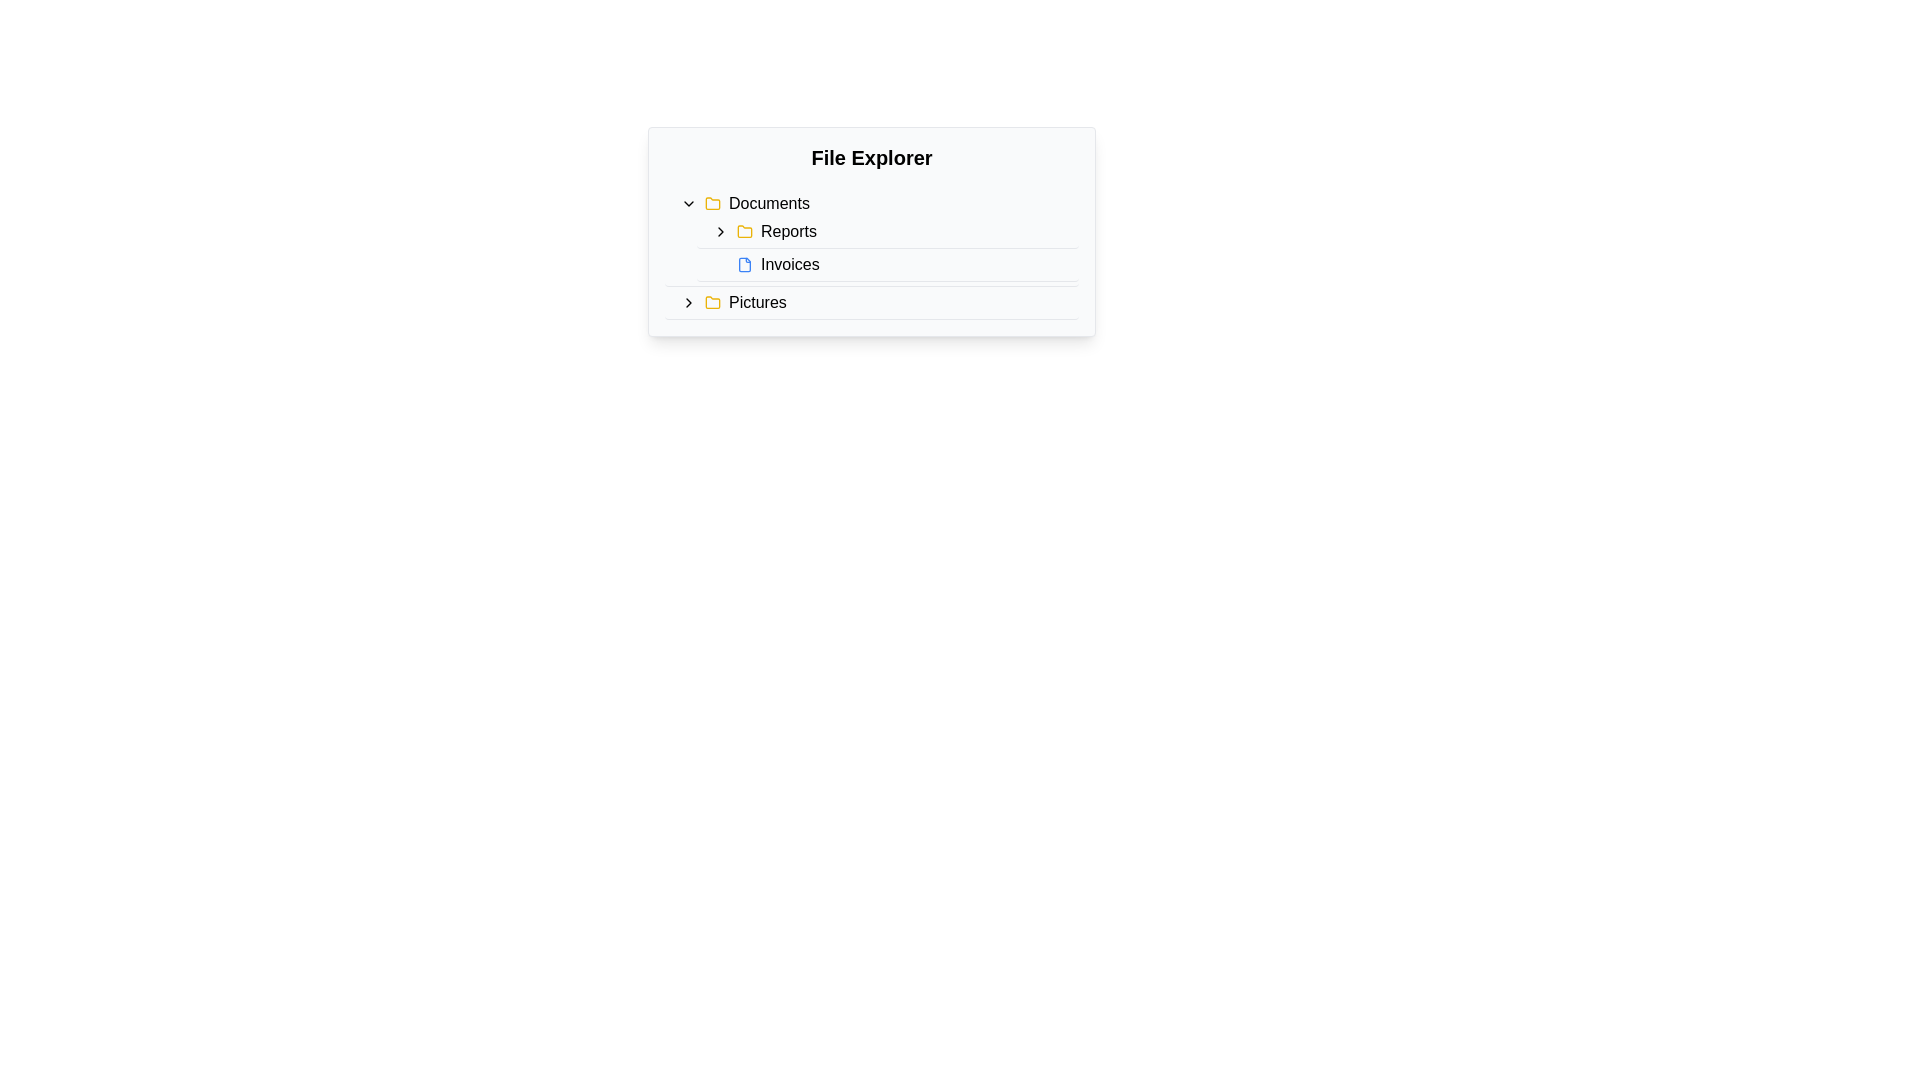 Image resolution: width=1920 pixels, height=1080 pixels. Describe the element at coordinates (689, 204) in the screenshot. I see `the Chevron toggle button` at that location.